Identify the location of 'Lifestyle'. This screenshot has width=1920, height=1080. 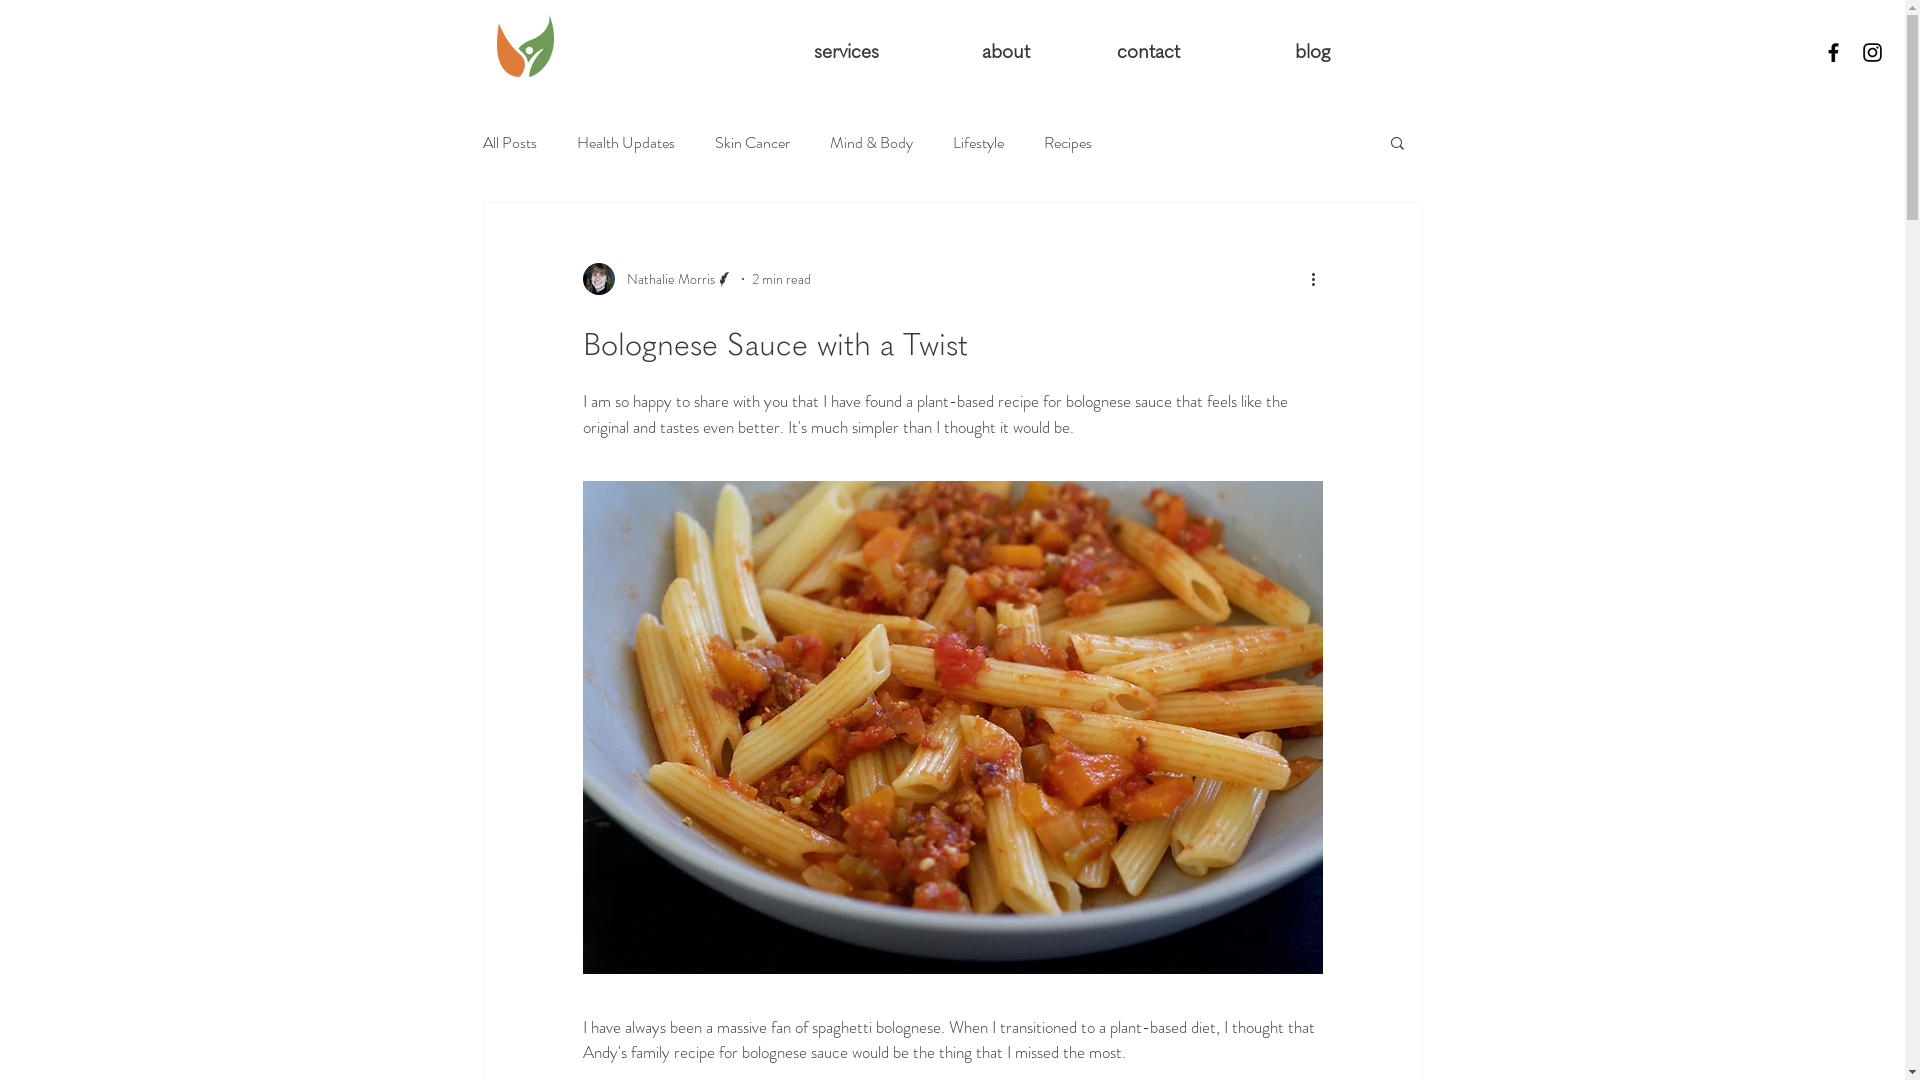
(977, 140).